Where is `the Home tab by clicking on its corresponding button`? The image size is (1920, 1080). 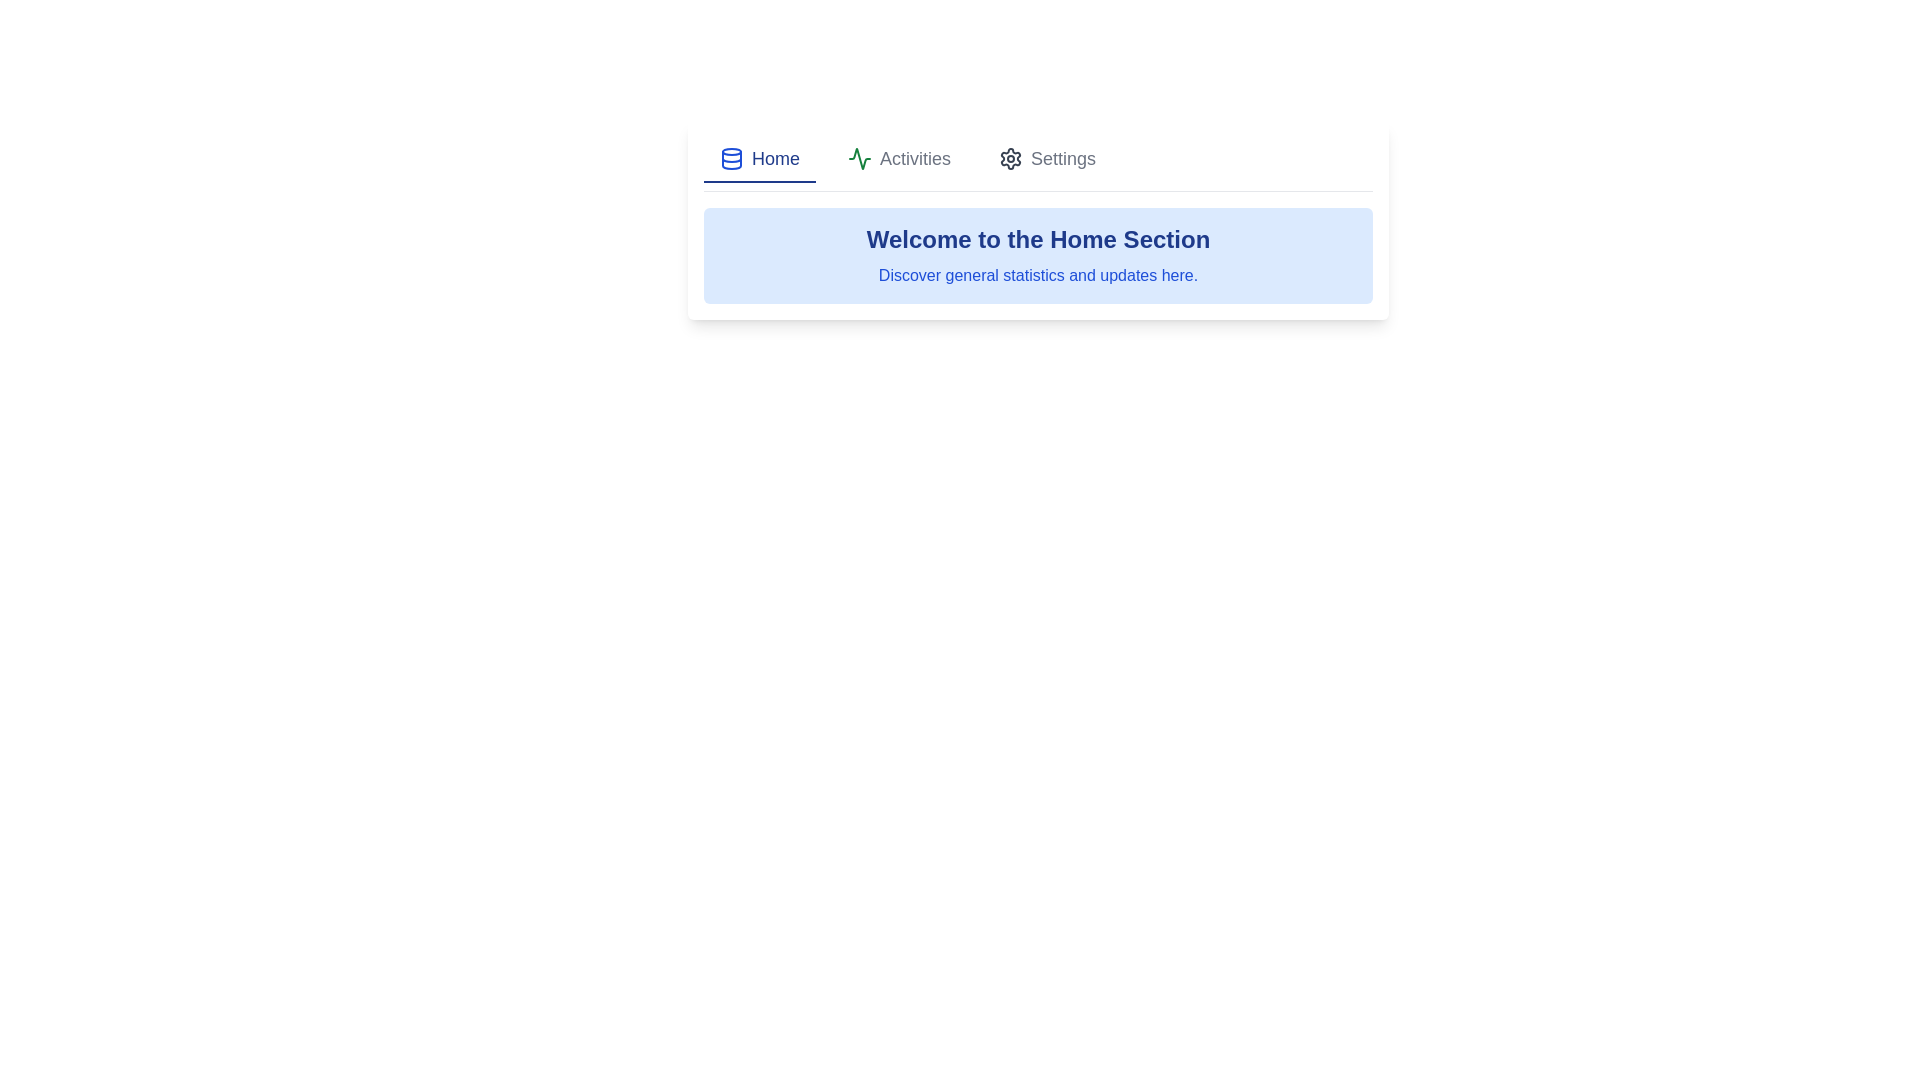 the Home tab by clicking on its corresponding button is located at coordinates (758, 158).